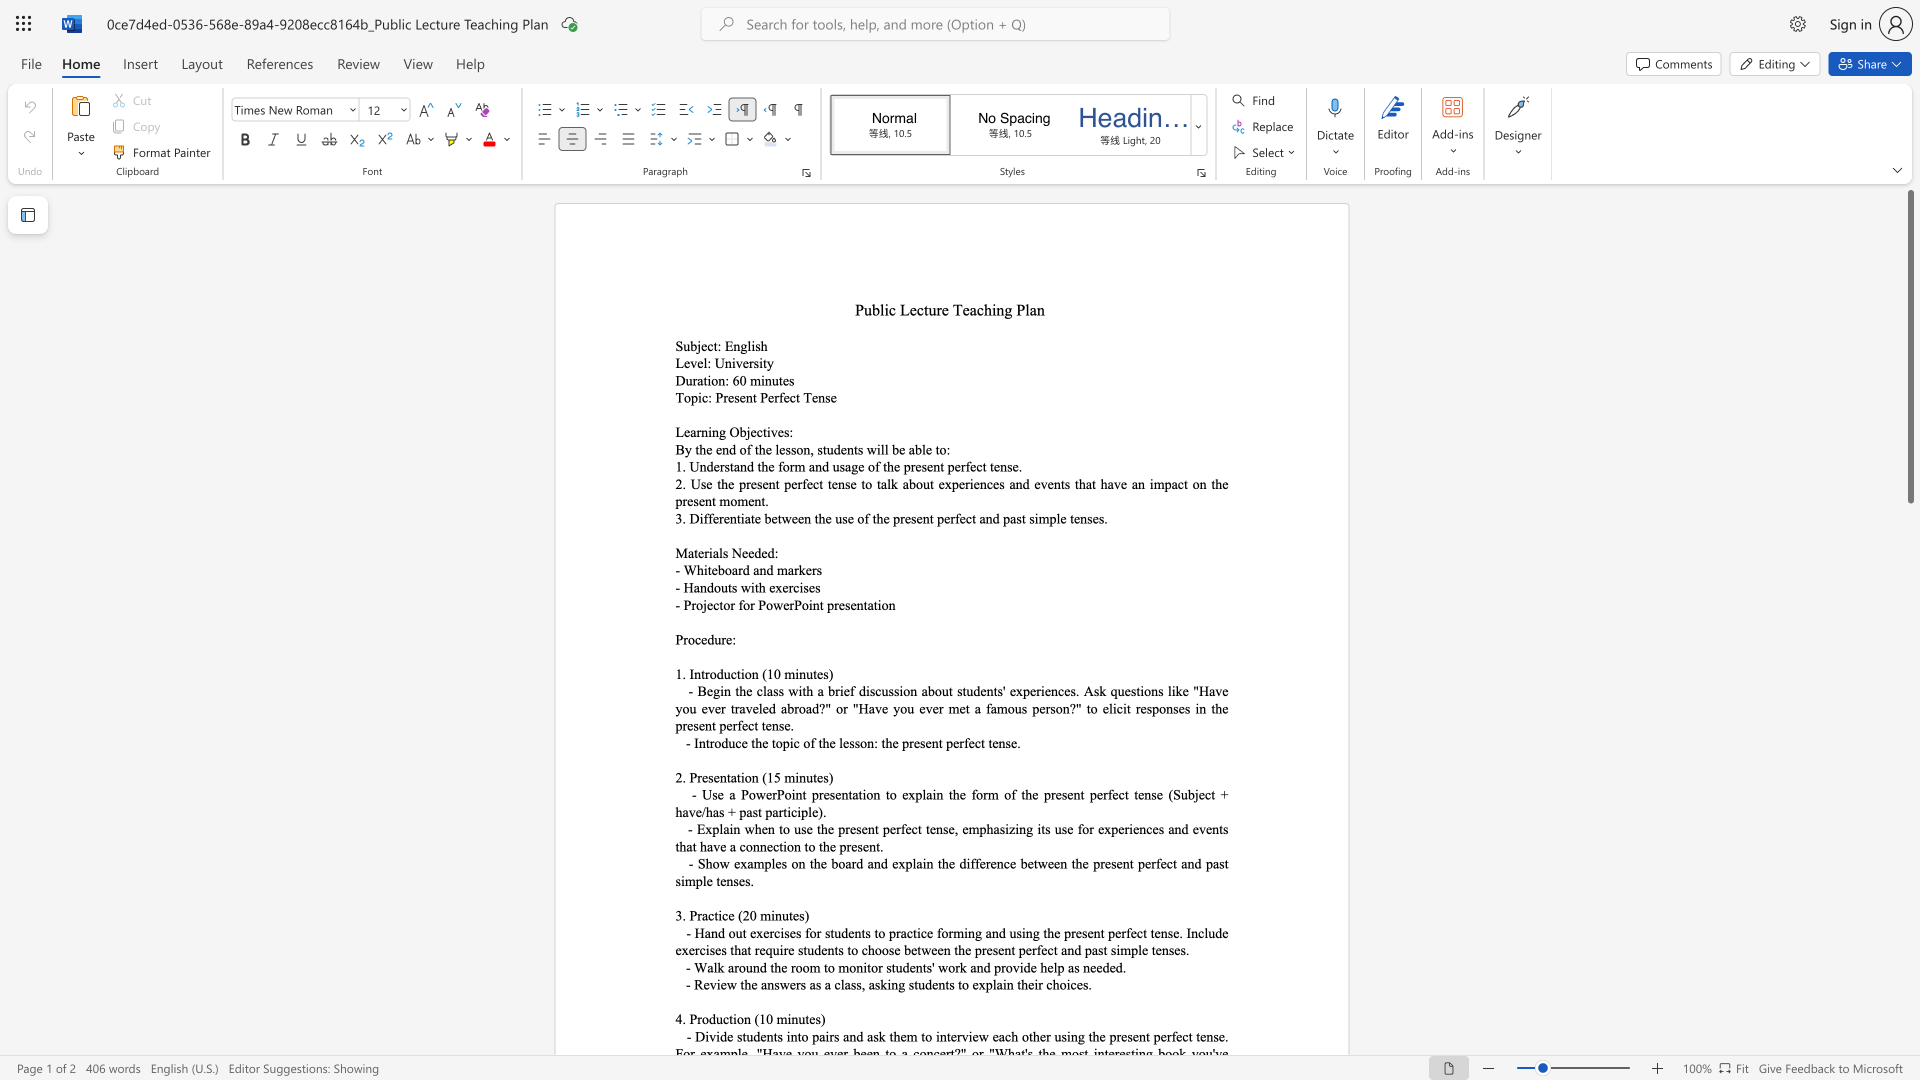 Image resolution: width=1920 pixels, height=1080 pixels. I want to click on the scrollbar to slide the page down, so click(1909, 540).